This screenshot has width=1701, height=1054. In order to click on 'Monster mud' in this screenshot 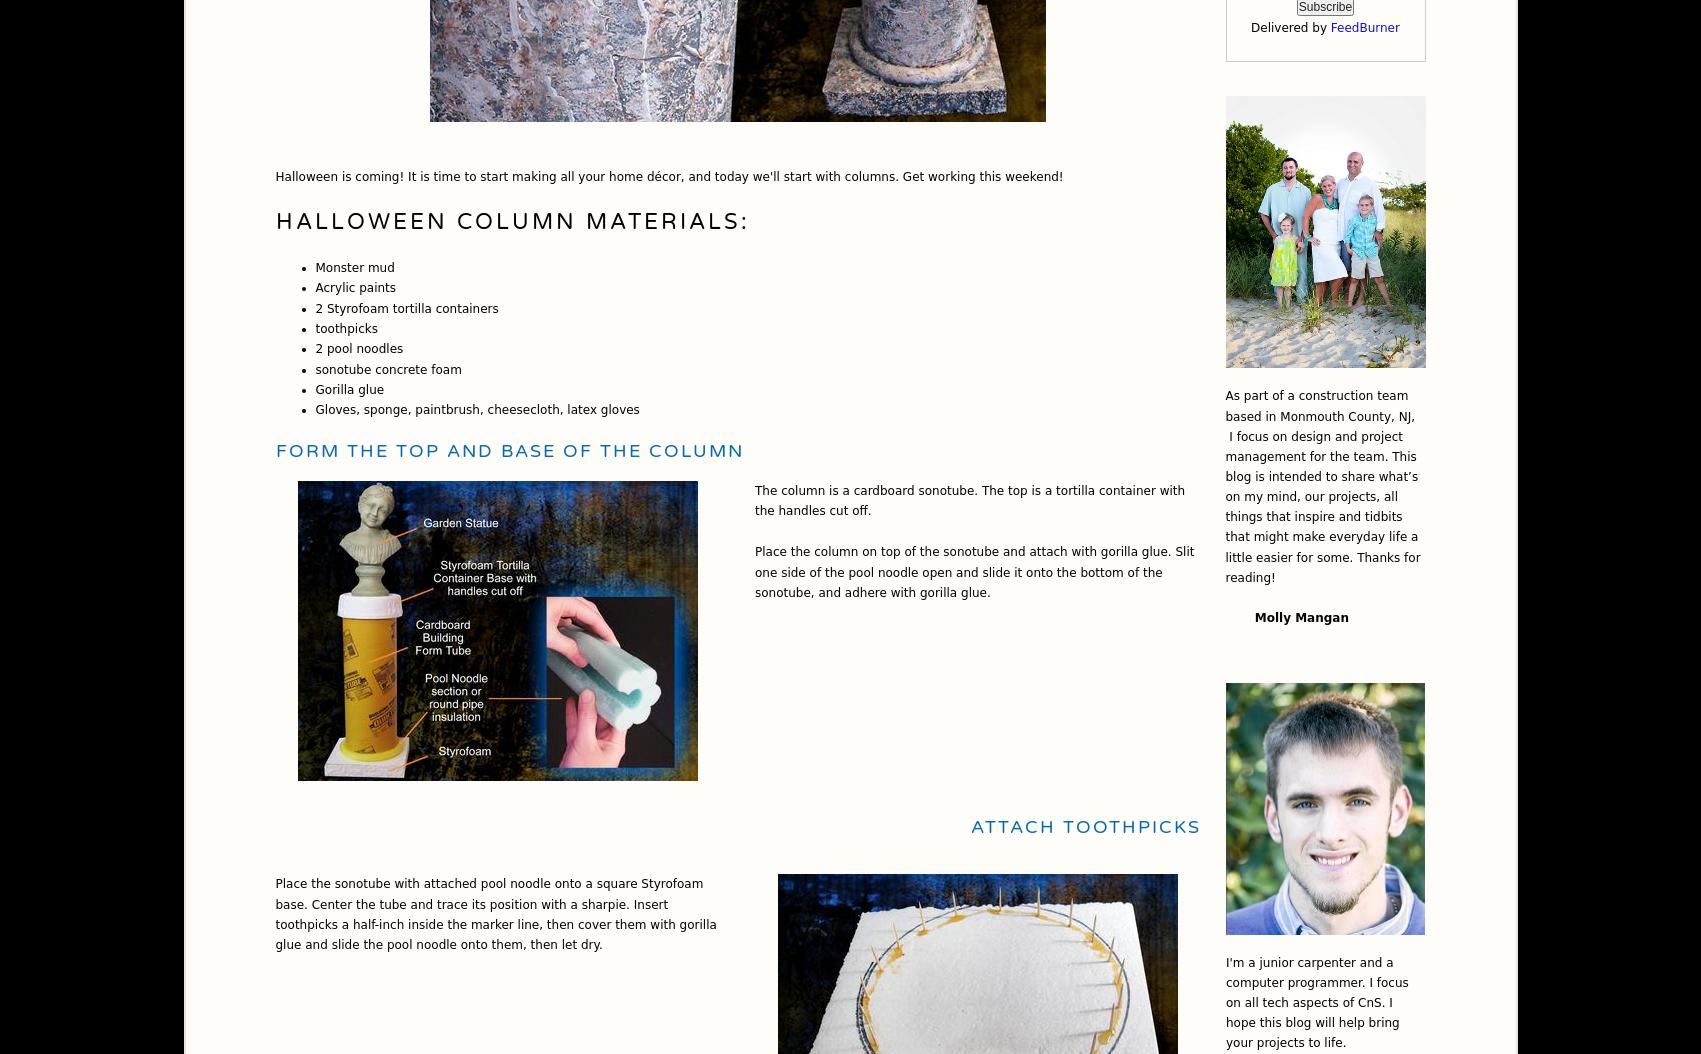, I will do `click(354, 265)`.